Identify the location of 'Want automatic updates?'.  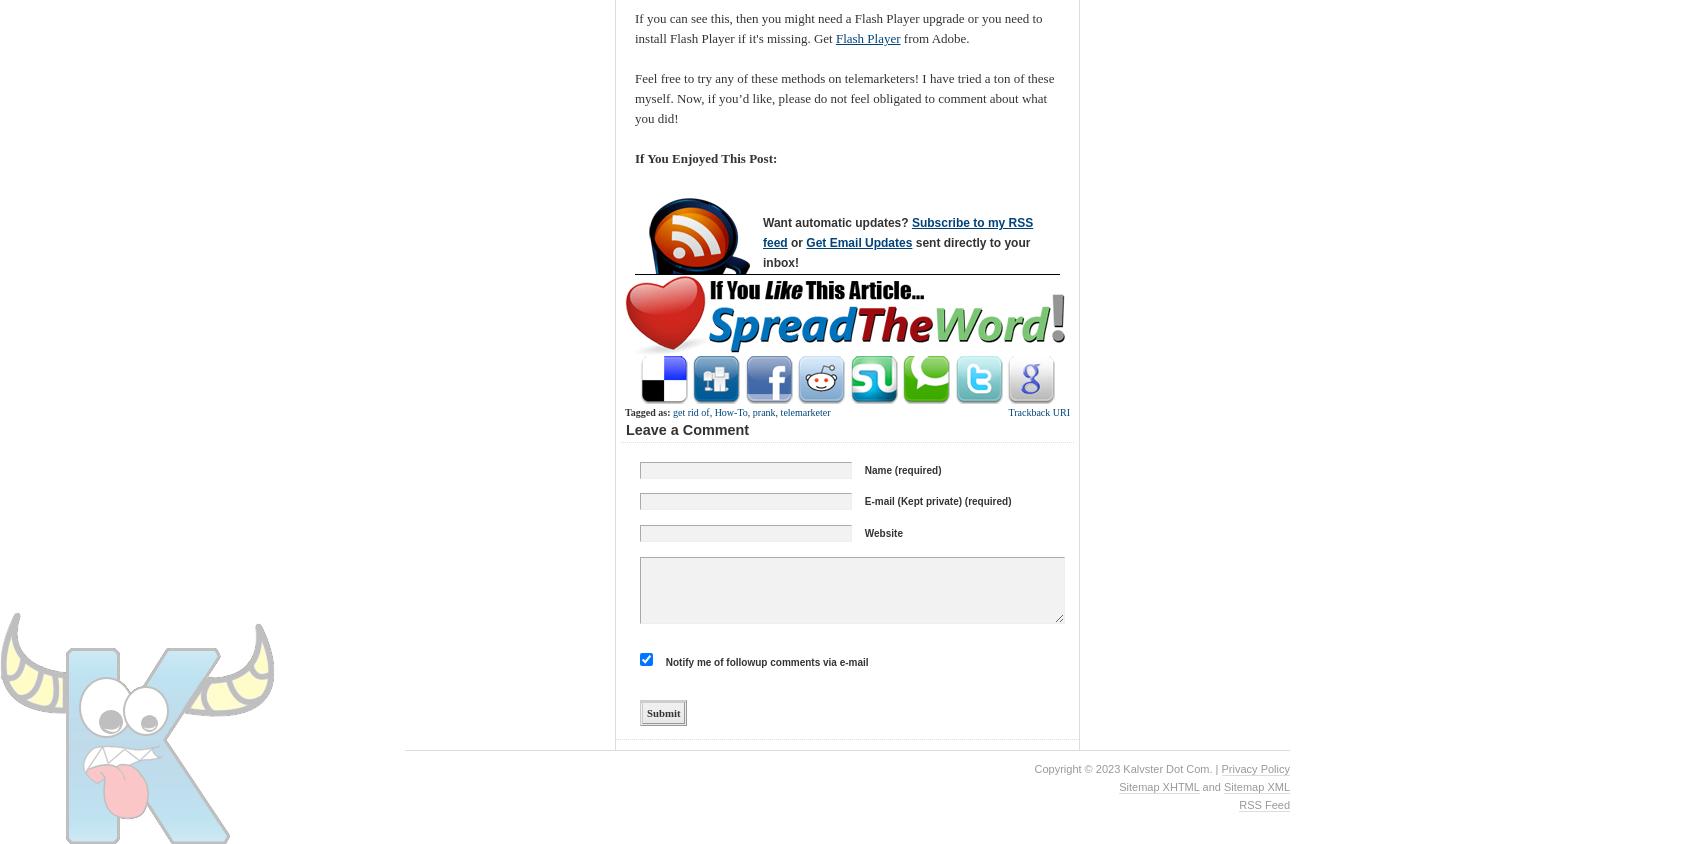
(836, 220).